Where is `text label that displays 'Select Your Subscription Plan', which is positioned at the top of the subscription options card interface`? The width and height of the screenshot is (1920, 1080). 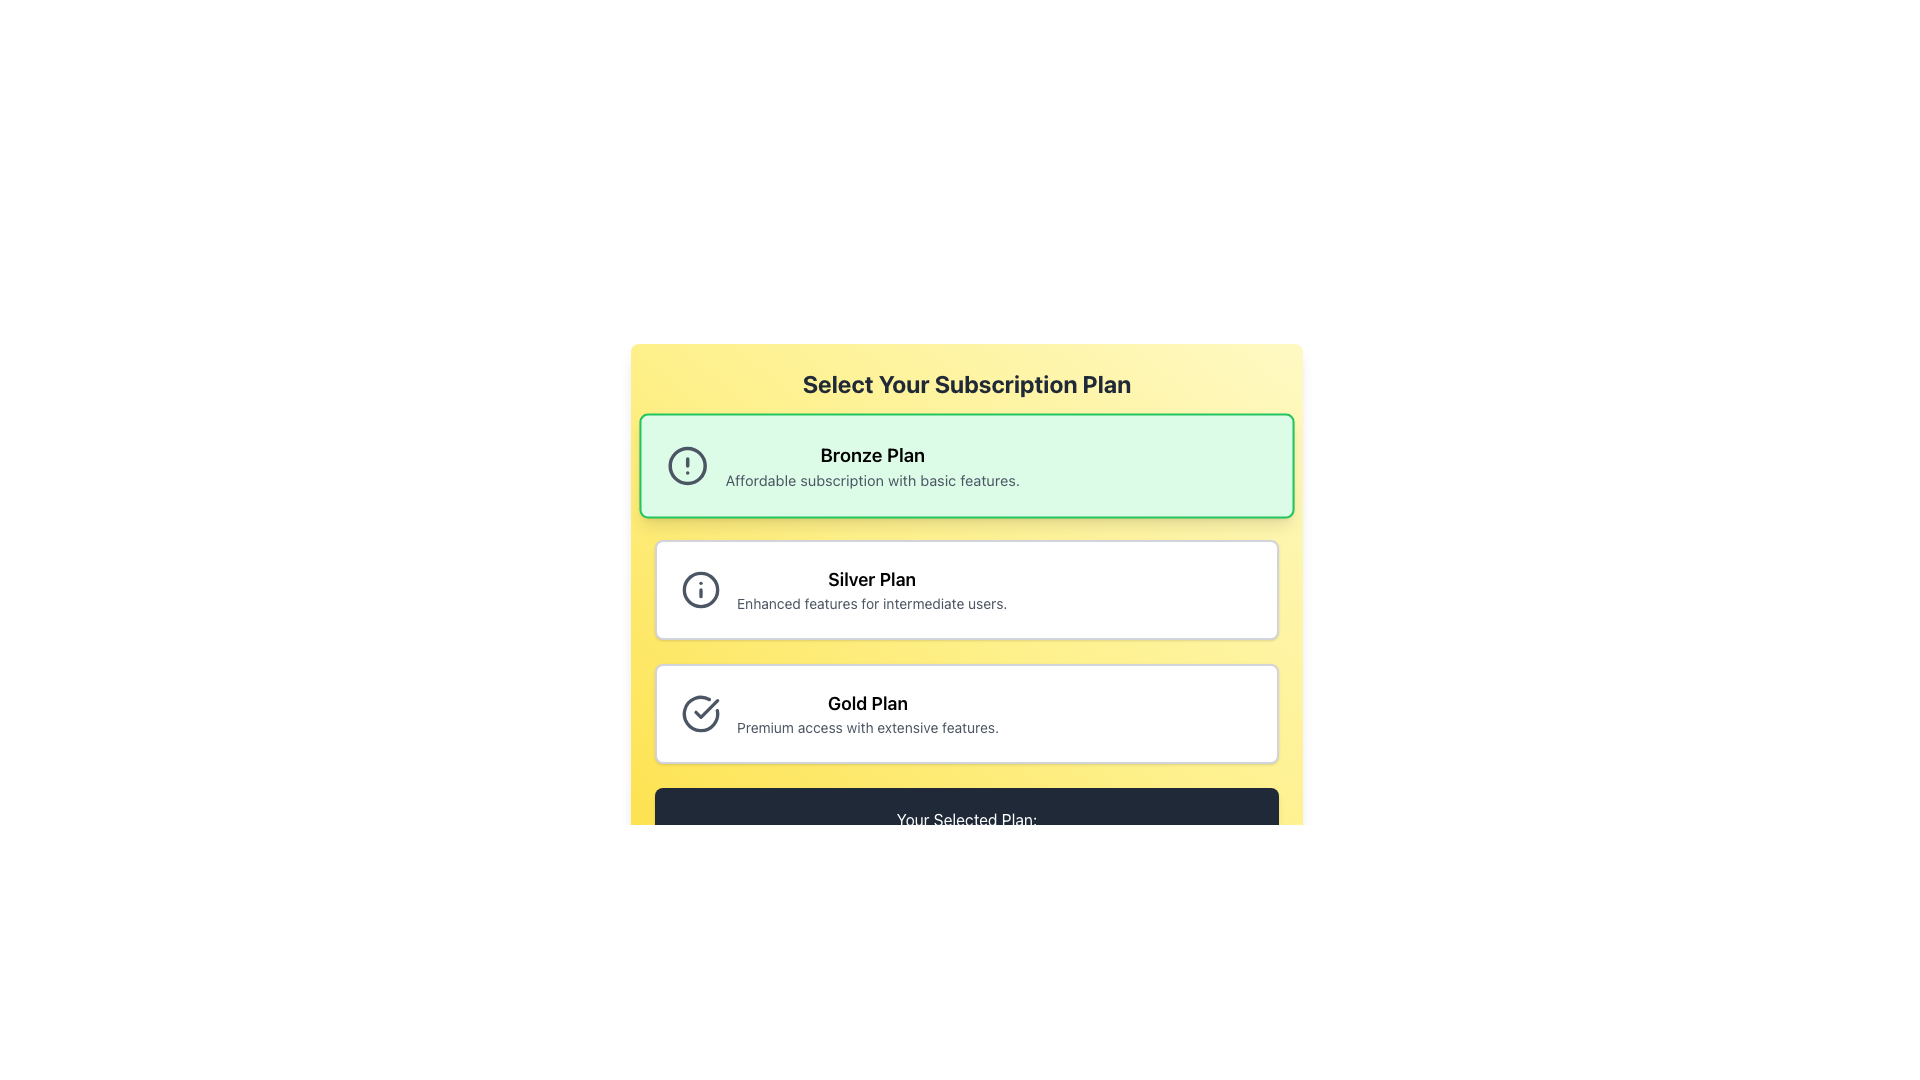
text label that displays 'Select Your Subscription Plan', which is positioned at the top of the subscription options card interface is located at coordinates (966, 384).